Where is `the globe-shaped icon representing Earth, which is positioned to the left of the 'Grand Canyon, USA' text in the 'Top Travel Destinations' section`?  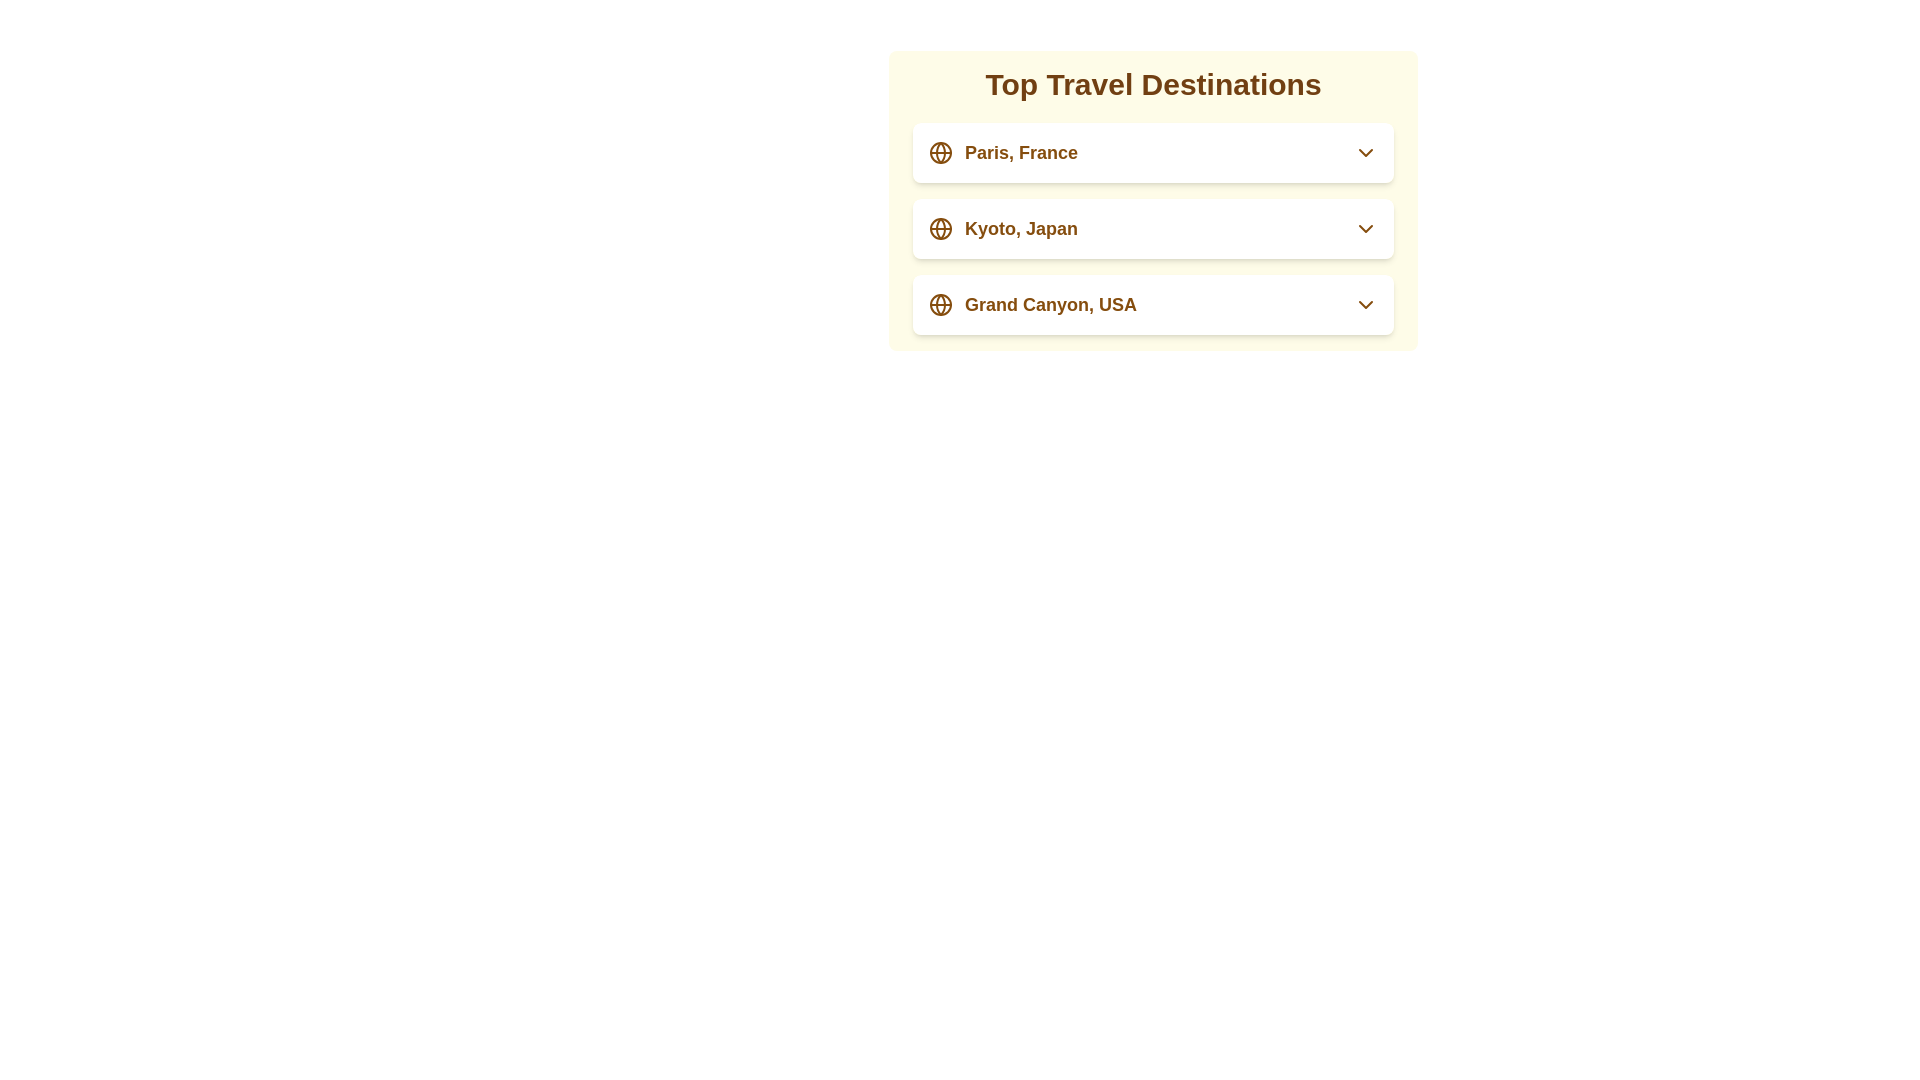
the globe-shaped icon representing Earth, which is positioned to the left of the 'Grand Canyon, USA' text in the 'Top Travel Destinations' section is located at coordinates (939, 304).